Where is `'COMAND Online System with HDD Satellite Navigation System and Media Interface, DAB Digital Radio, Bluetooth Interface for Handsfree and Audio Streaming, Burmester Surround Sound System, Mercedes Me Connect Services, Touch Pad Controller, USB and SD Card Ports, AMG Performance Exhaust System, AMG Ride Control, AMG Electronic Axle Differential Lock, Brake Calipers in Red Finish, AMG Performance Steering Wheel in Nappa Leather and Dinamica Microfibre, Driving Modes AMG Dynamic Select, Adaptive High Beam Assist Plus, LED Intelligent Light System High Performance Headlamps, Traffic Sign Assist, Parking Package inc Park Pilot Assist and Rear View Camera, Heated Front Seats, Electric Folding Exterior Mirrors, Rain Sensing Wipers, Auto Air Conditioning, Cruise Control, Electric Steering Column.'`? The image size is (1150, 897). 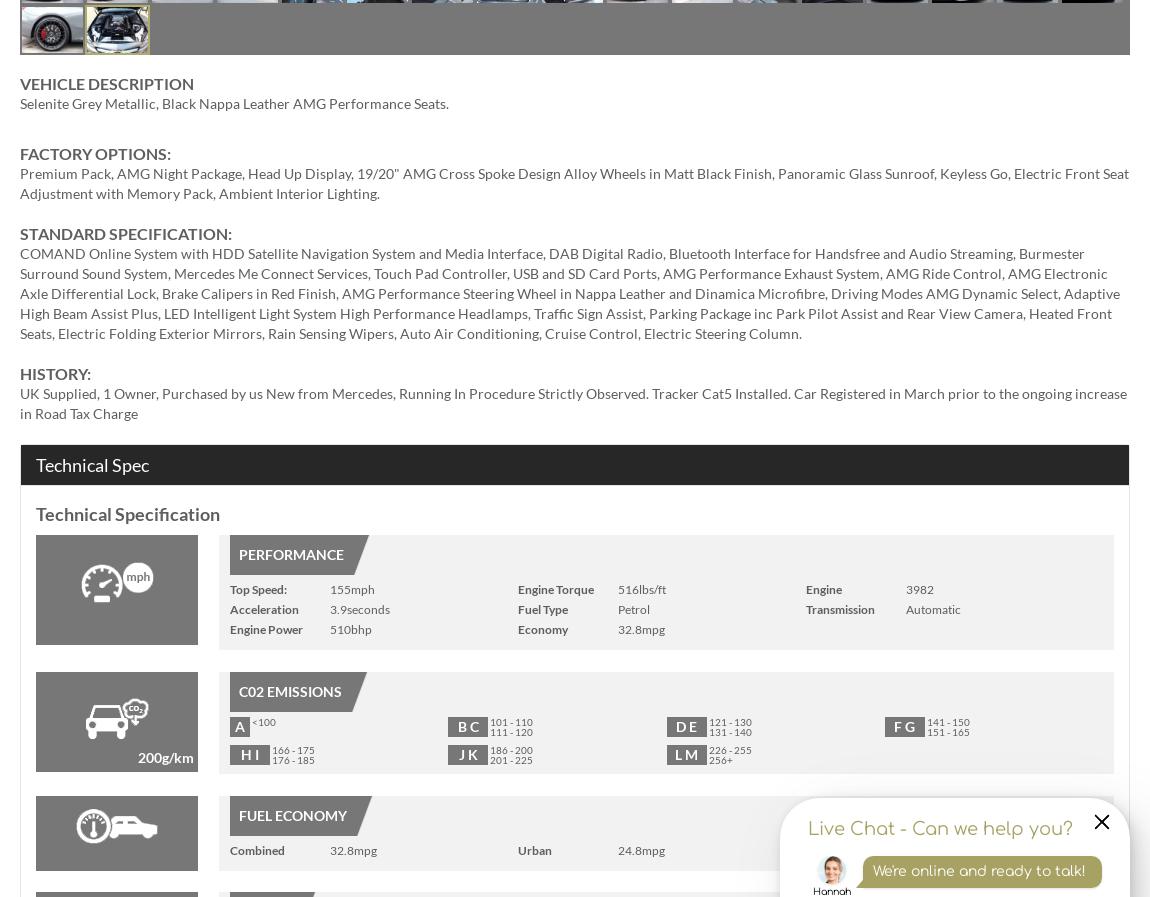 'COMAND Online System with HDD Satellite Navigation System and Media Interface, DAB Digital Radio, Bluetooth Interface for Handsfree and Audio Streaming, Burmester Surround Sound System, Mercedes Me Connect Services, Touch Pad Controller, USB and SD Card Ports, AMG Performance Exhaust System, AMG Ride Control, AMG Electronic Axle Differential Lock, Brake Calipers in Red Finish, AMG Performance Steering Wheel in Nappa Leather and Dinamica Microfibre, Driving Modes AMG Dynamic Select, Adaptive High Beam Assist Plus, LED Intelligent Light System High Performance Headlamps, Traffic Sign Assist, Parking Package inc Park Pilot Assist and Rear View Camera, Heated Front Seats, Electric Folding Exterior Mirrors, Rain Sensing Wipers, Auto Air Conditioning, Cruise Control, Electric Steering Column.' is located at coordinates (570, 292).